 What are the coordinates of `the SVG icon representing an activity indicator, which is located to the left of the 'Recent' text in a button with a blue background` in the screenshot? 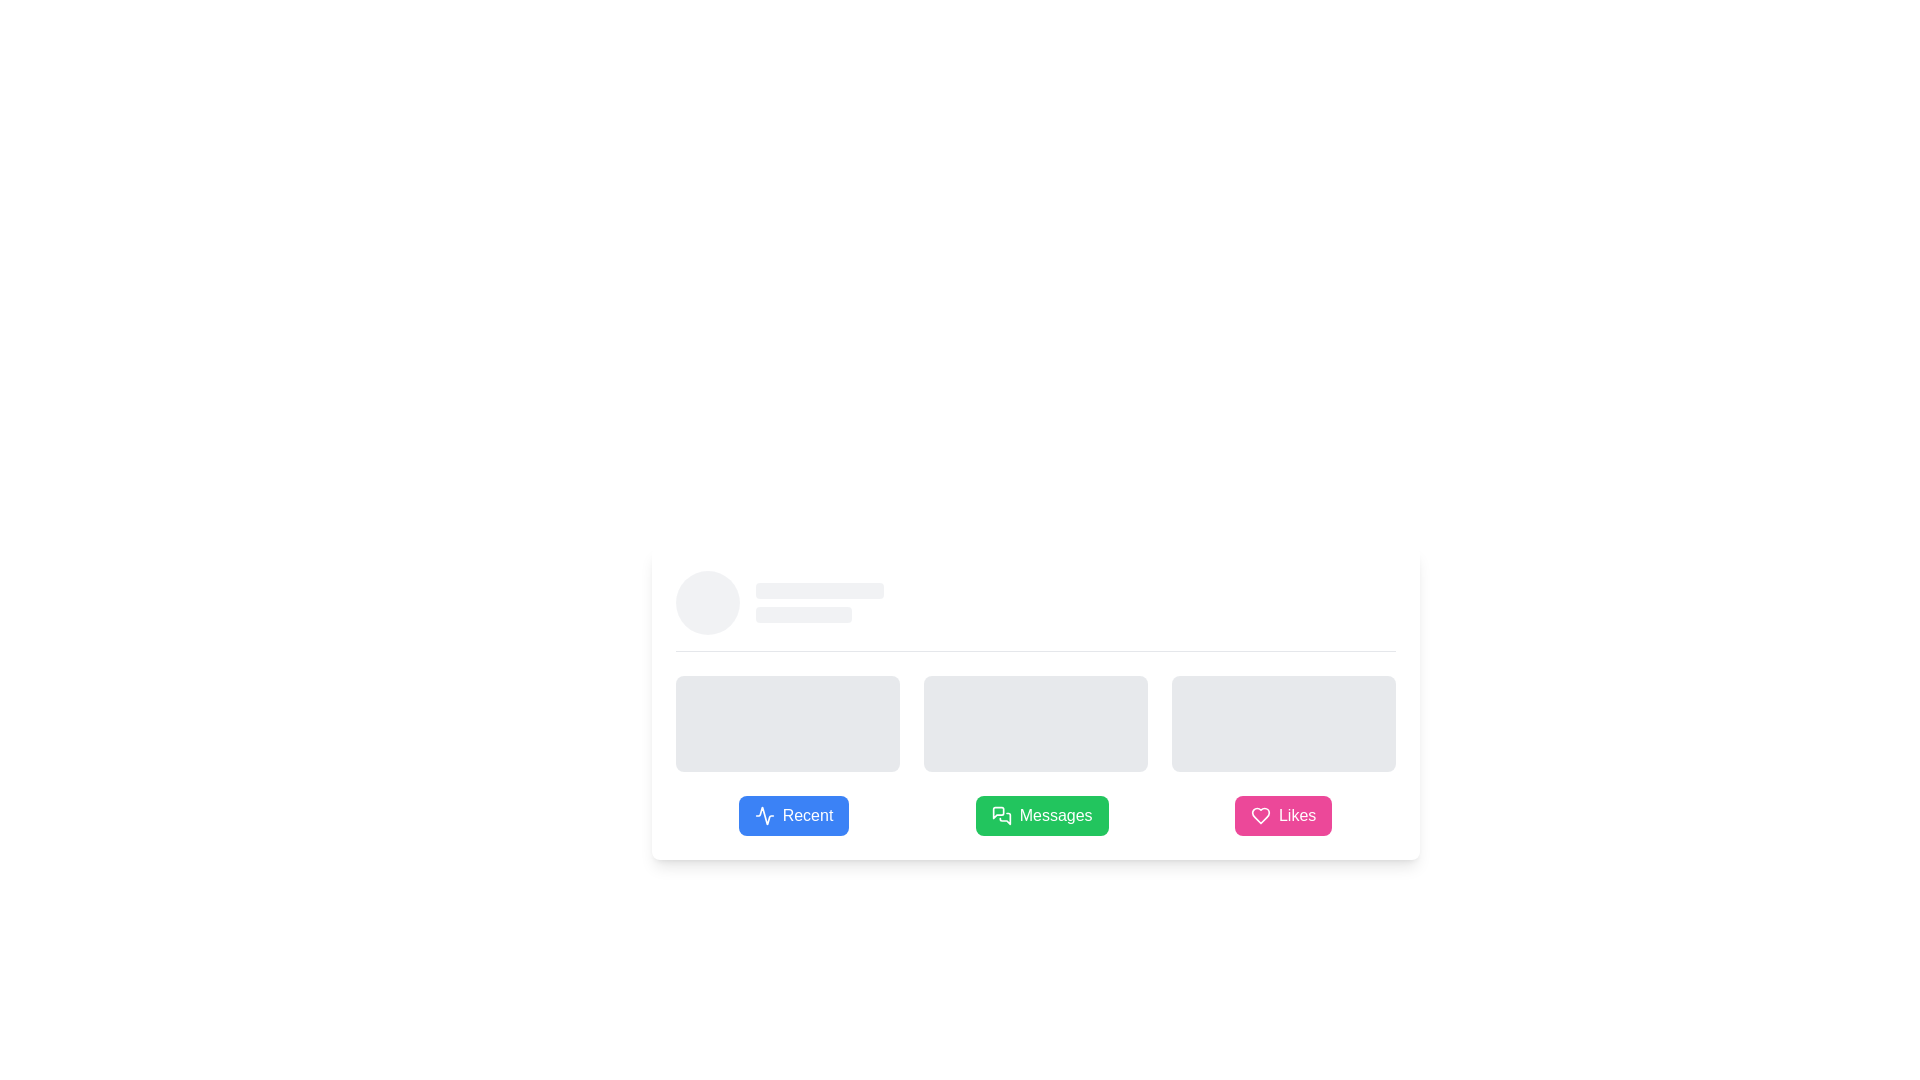 It's located at (763, 816).